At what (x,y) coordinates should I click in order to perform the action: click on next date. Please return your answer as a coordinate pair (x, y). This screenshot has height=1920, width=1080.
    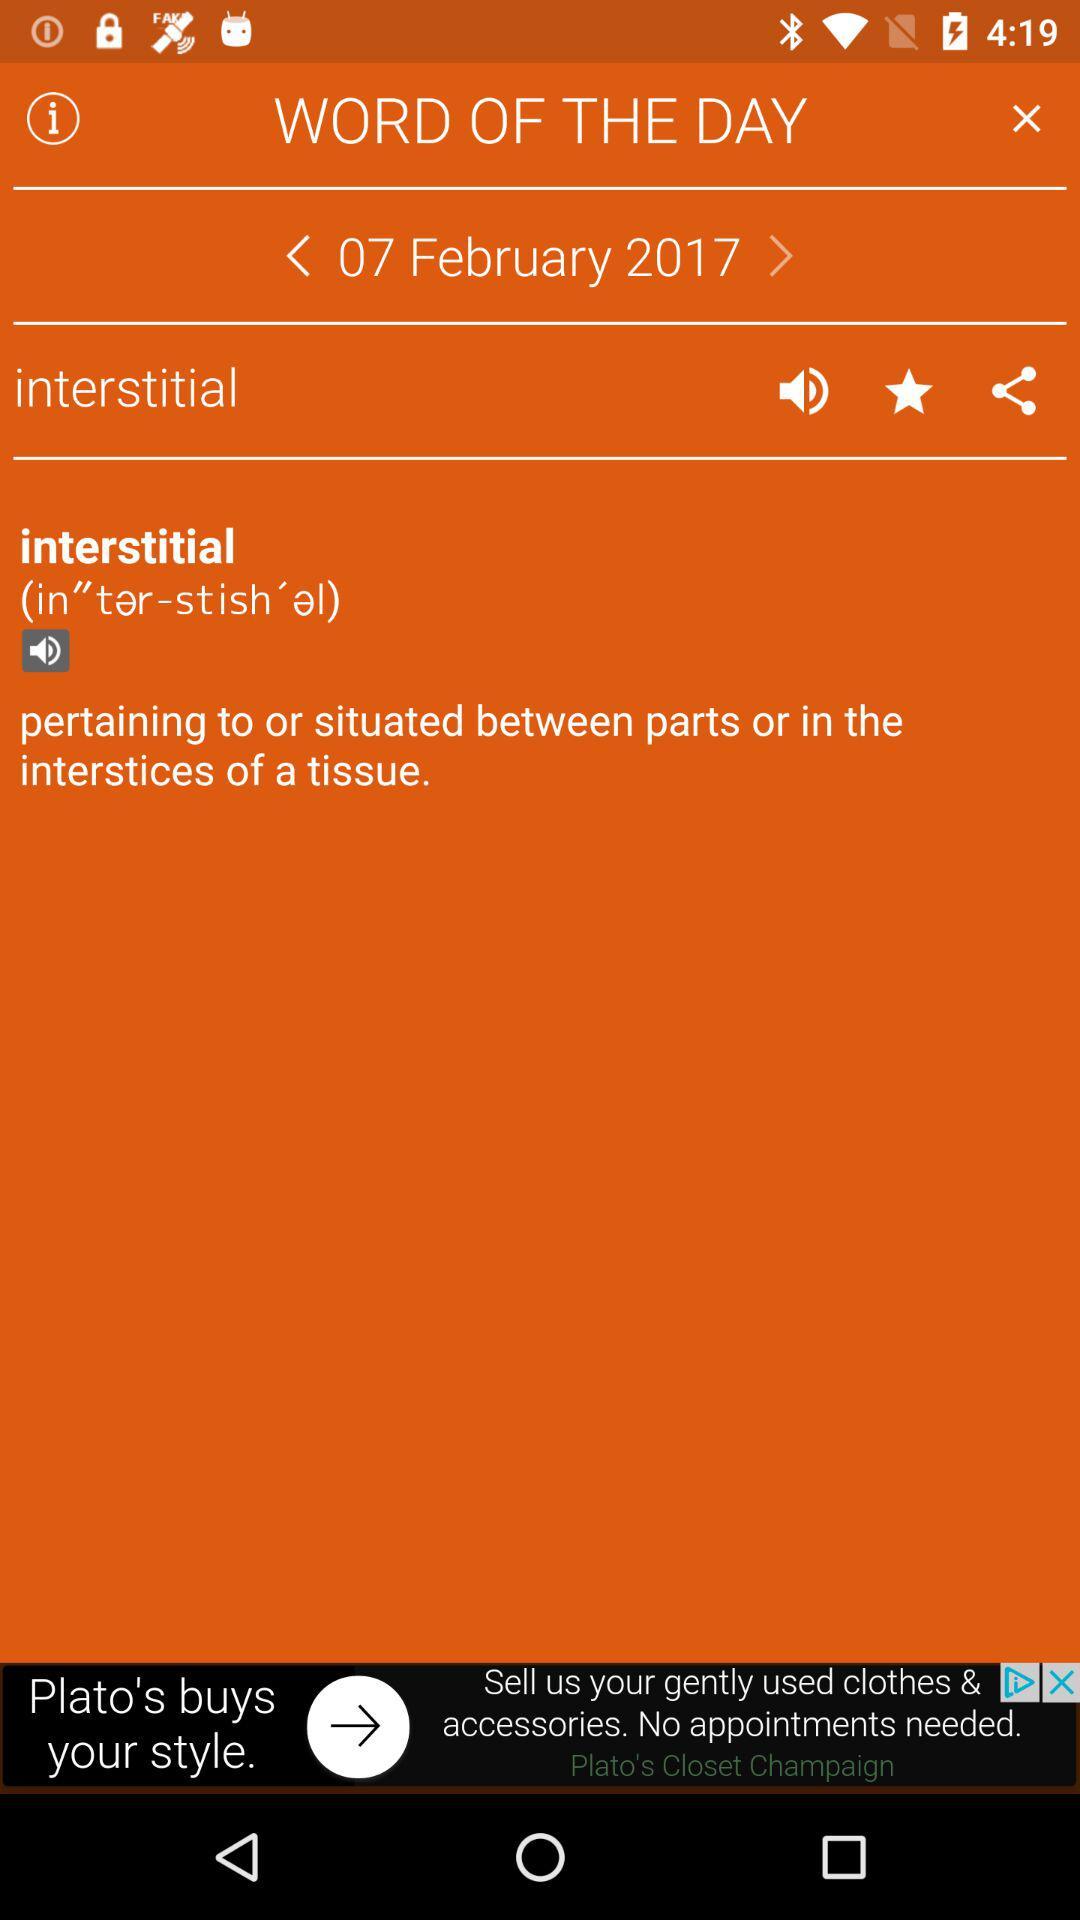
    Looking at the image, I should click on (780, 254).